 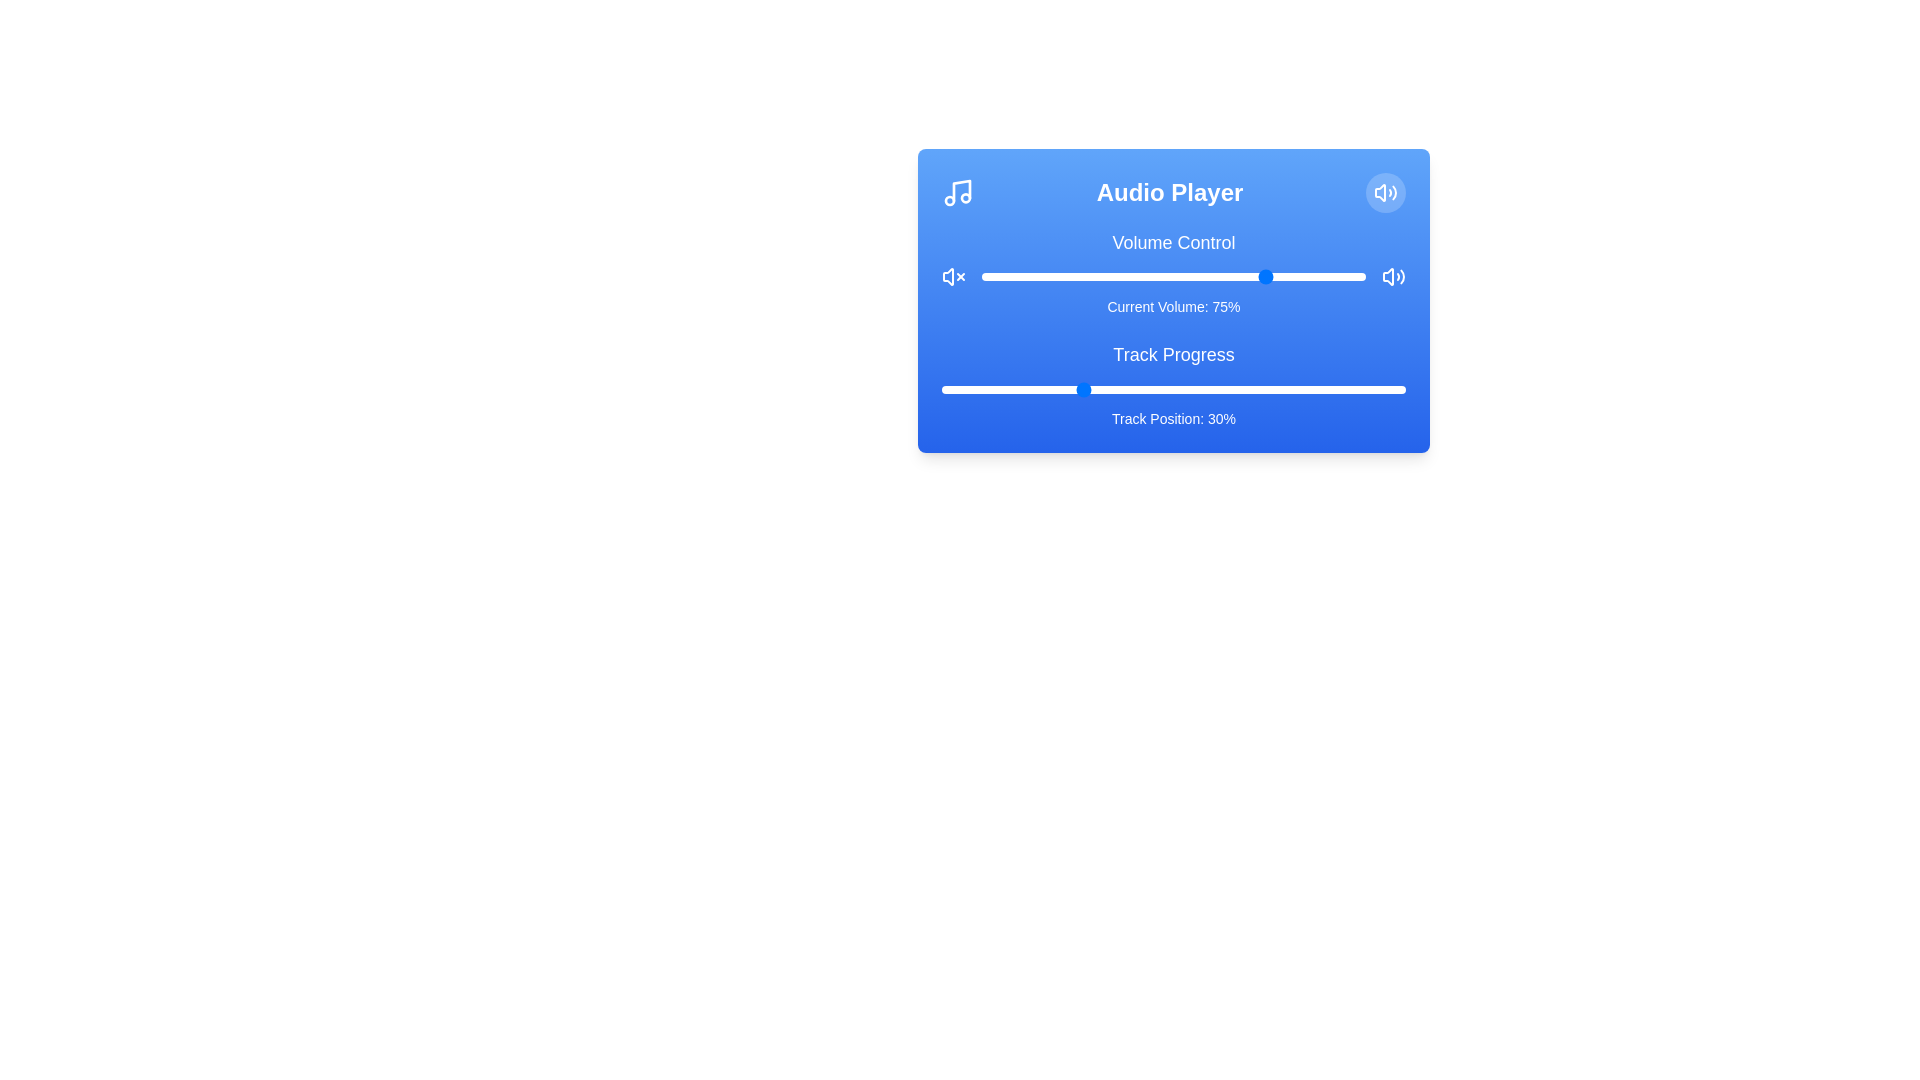 I want to click on the 'Track Progress' label, which is a prominently styled text element located centrally within a blue card-like interface, so click(x=1174, y=353).